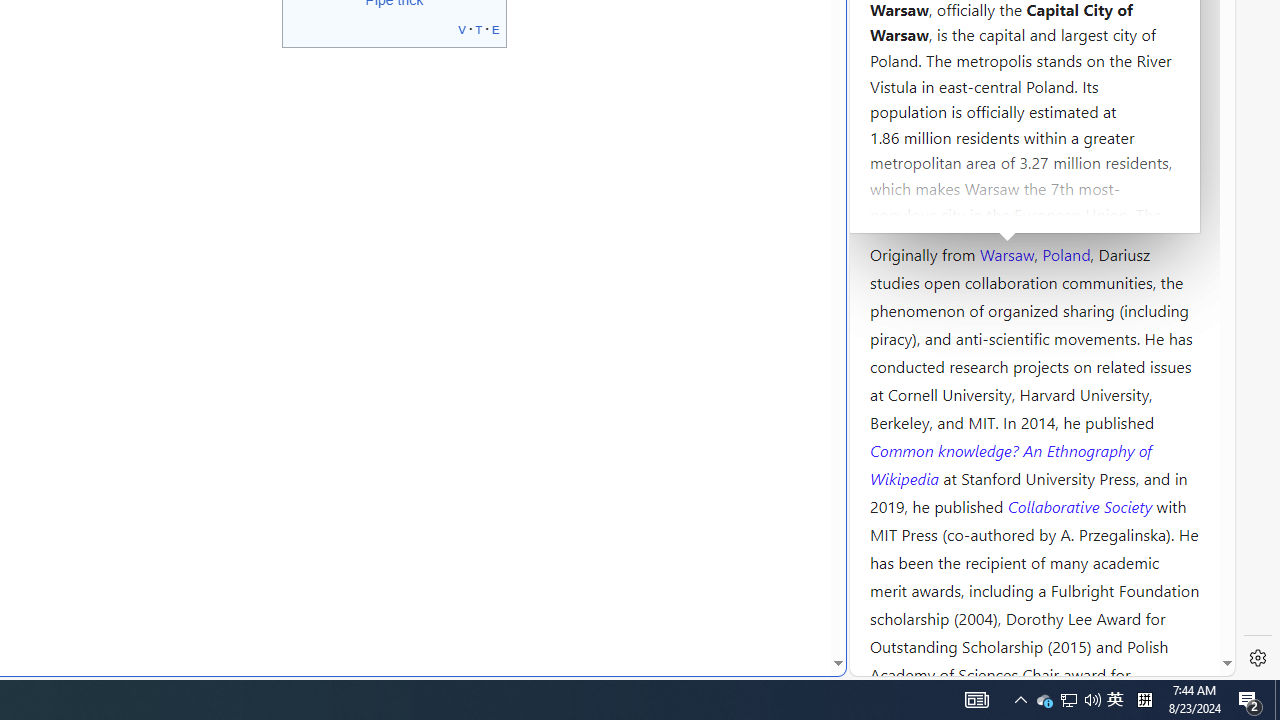 The height and width of the screenshot is (720, 1280). What do you see at coordinates (1081, 504) in the screenshot?
I see `'Collaborative Society '` at bounding box center [1081, 504].